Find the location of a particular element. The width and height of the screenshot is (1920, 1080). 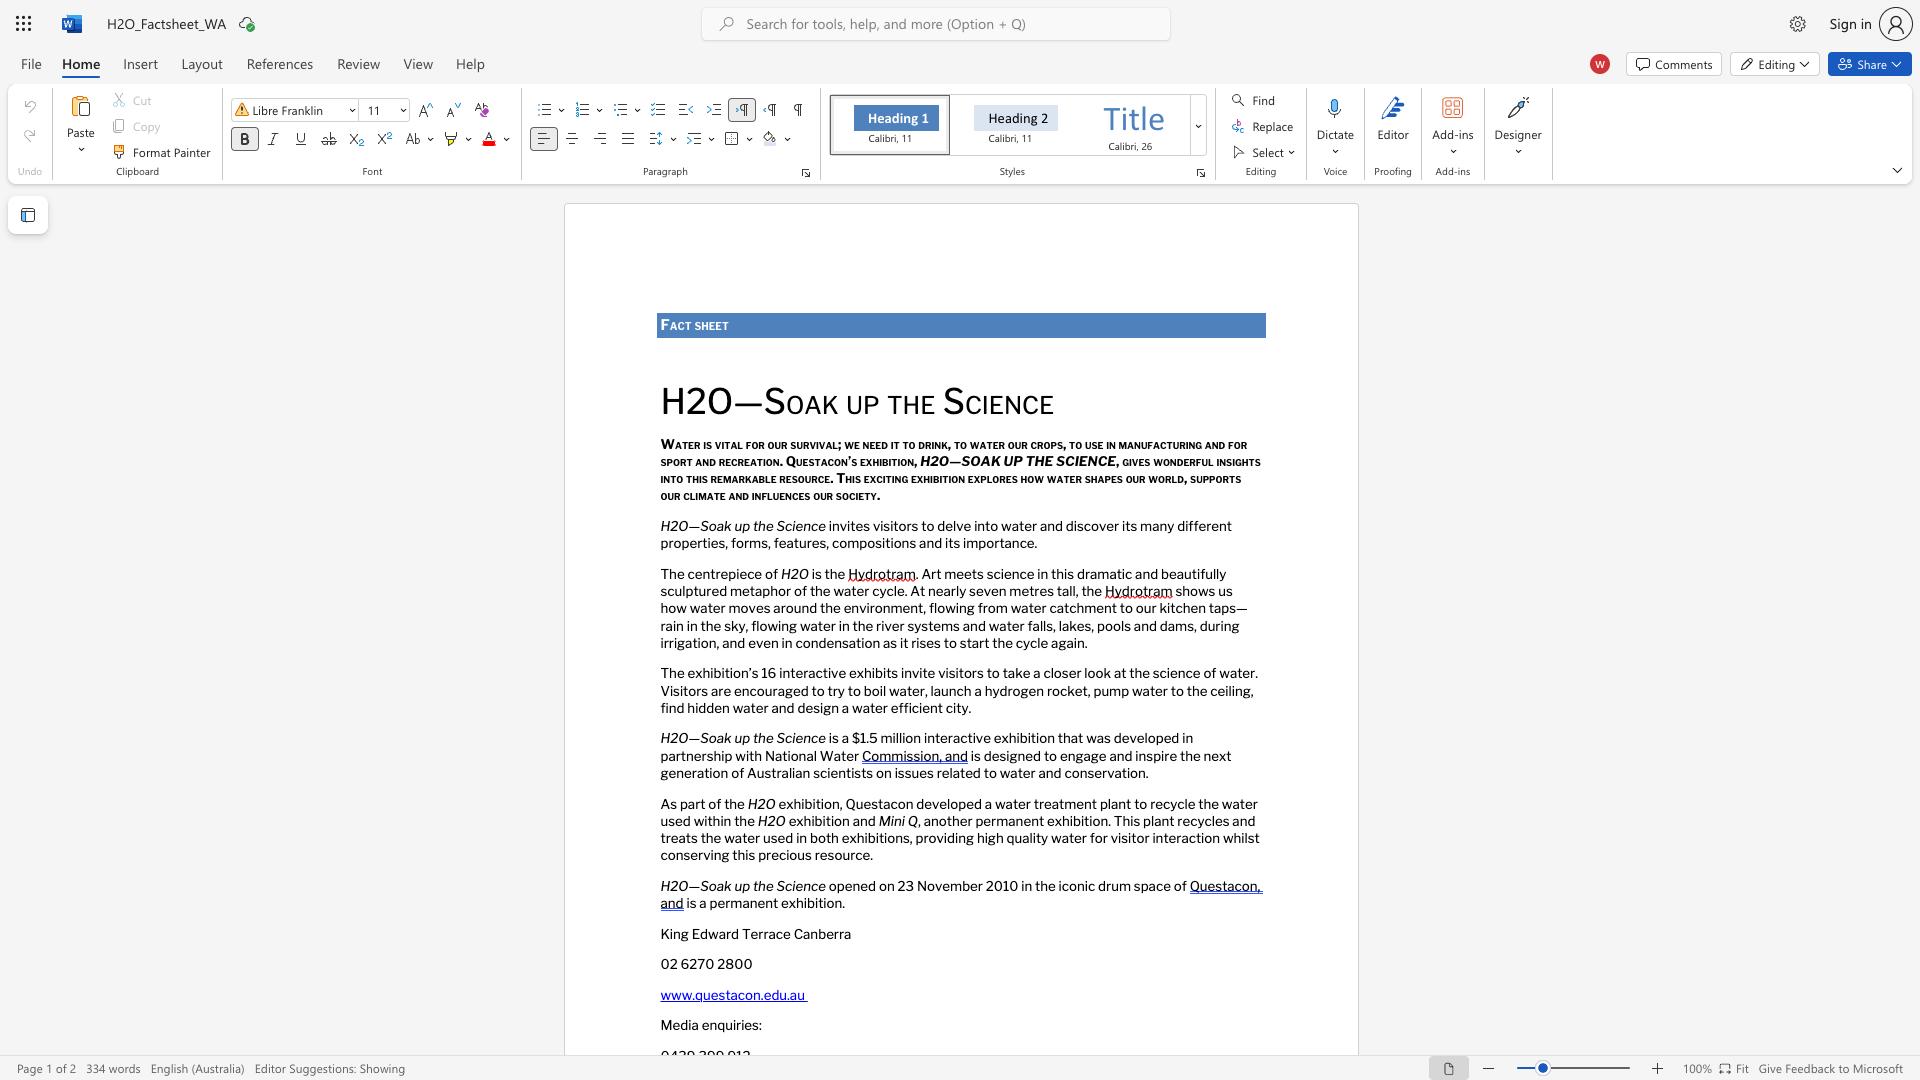

the subset text "quality water for visitor interaction whilst conserving this prec" within the text ", another permanent exhibition. This plant recycles and treats the water used in both exhibitions, providing high quality water for visitor interaction whilst conserving this precious resource." is located at coordinates (1006, 838).